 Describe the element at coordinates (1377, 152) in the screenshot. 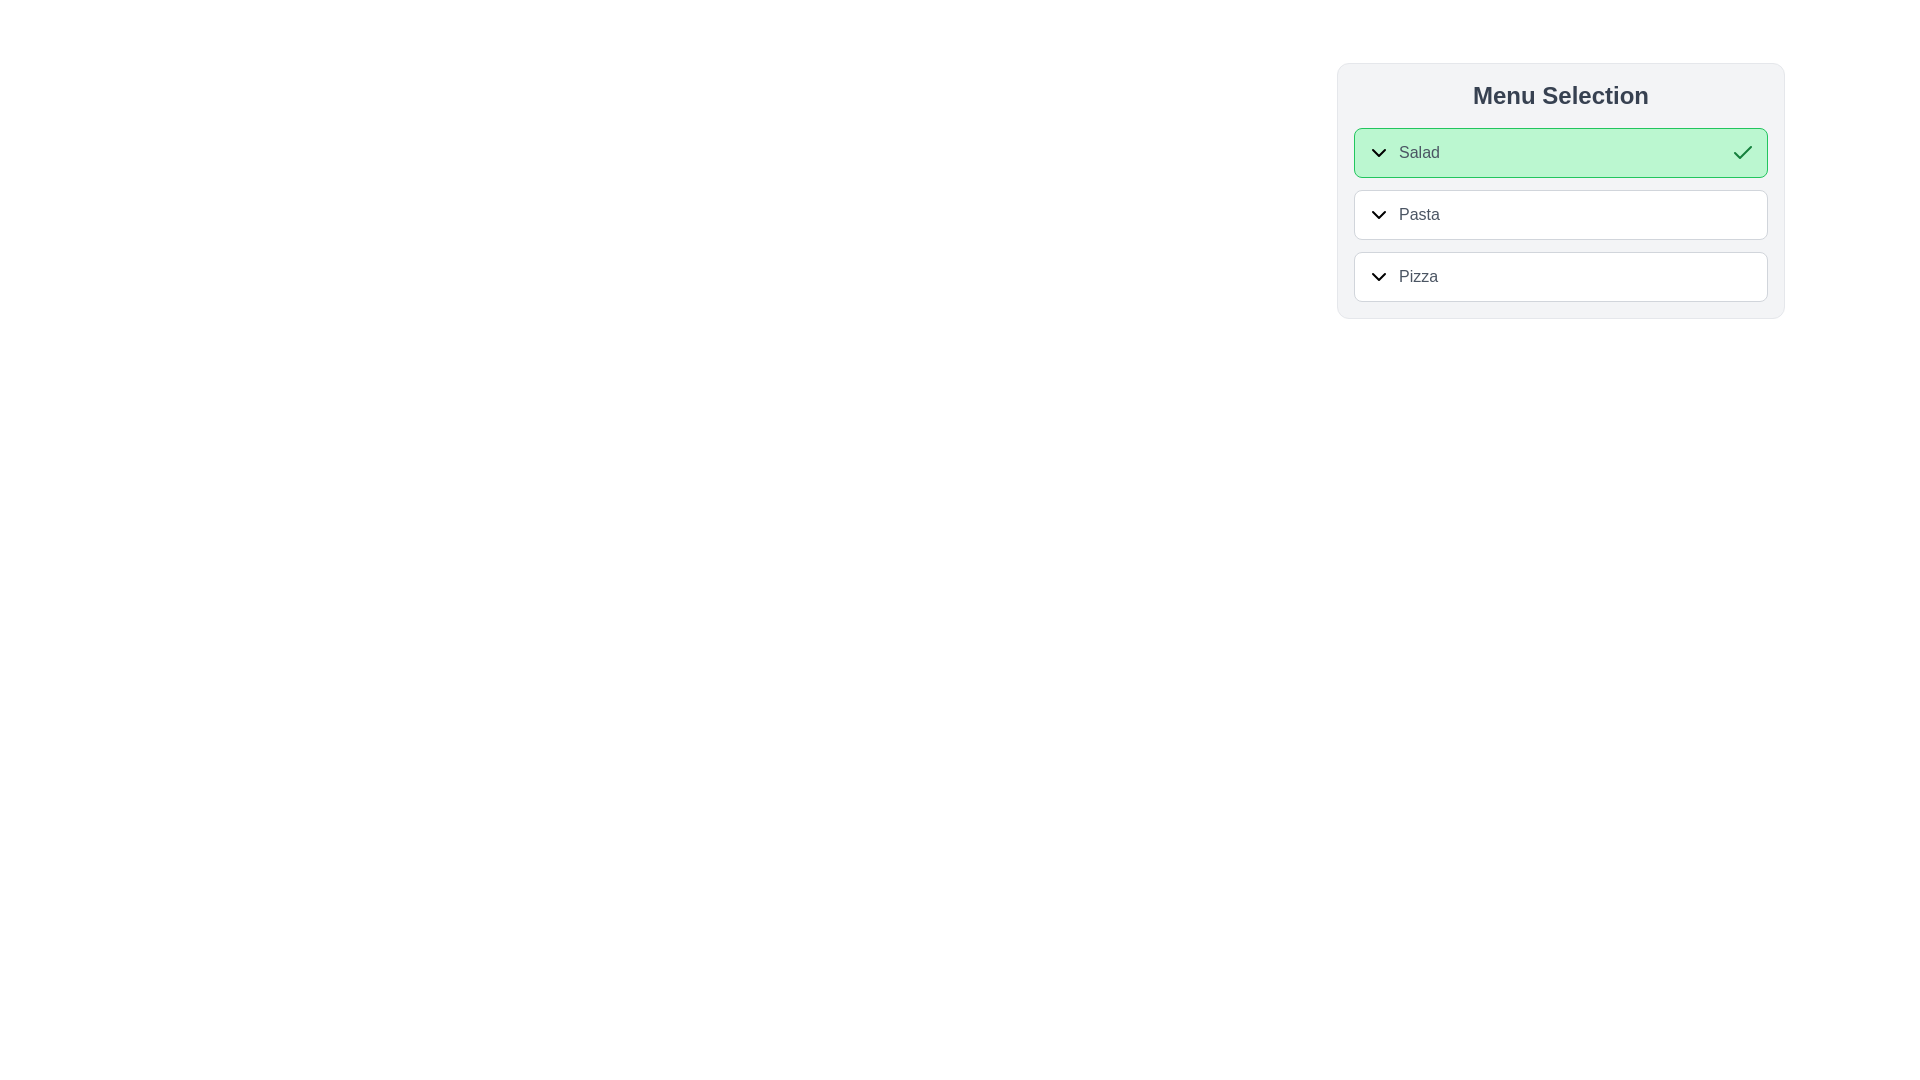

I see `the dropdown toggle icon located in the row with the text 'Salad'` at that location.